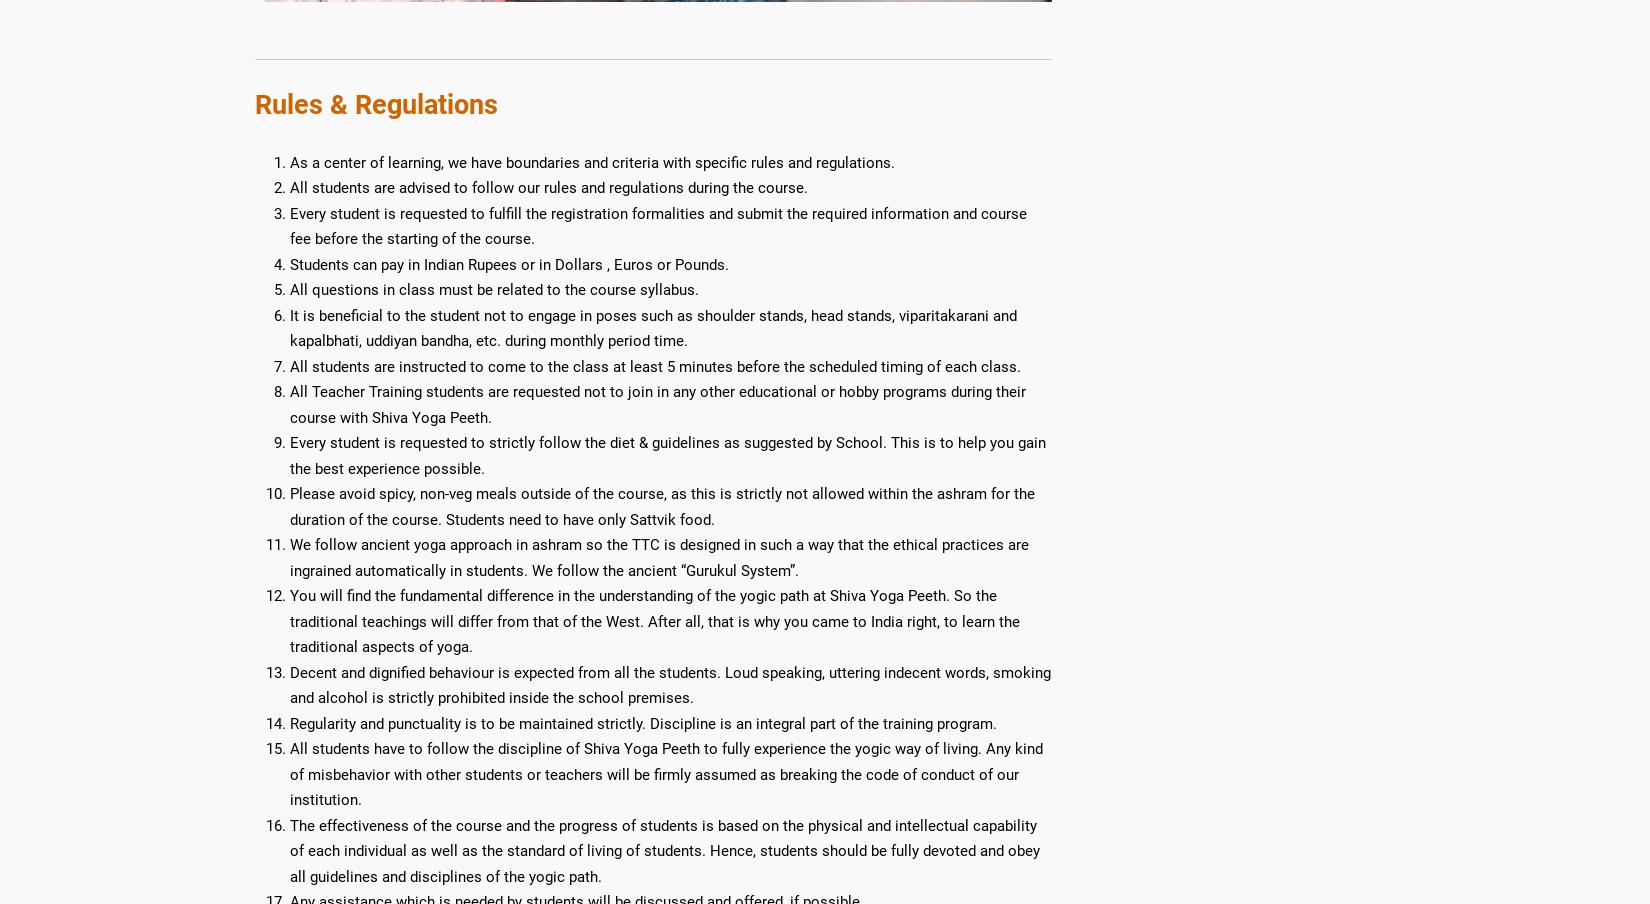 Image resolution: width=1650 pixels, height=904 pixels. Describe the element at coordinates (666, 454) in the screenshot. I see `'Every student is requested to strictly follow the diet & guidelines as suggested by School. This is to help you gain the best experience possible.'` at that location.